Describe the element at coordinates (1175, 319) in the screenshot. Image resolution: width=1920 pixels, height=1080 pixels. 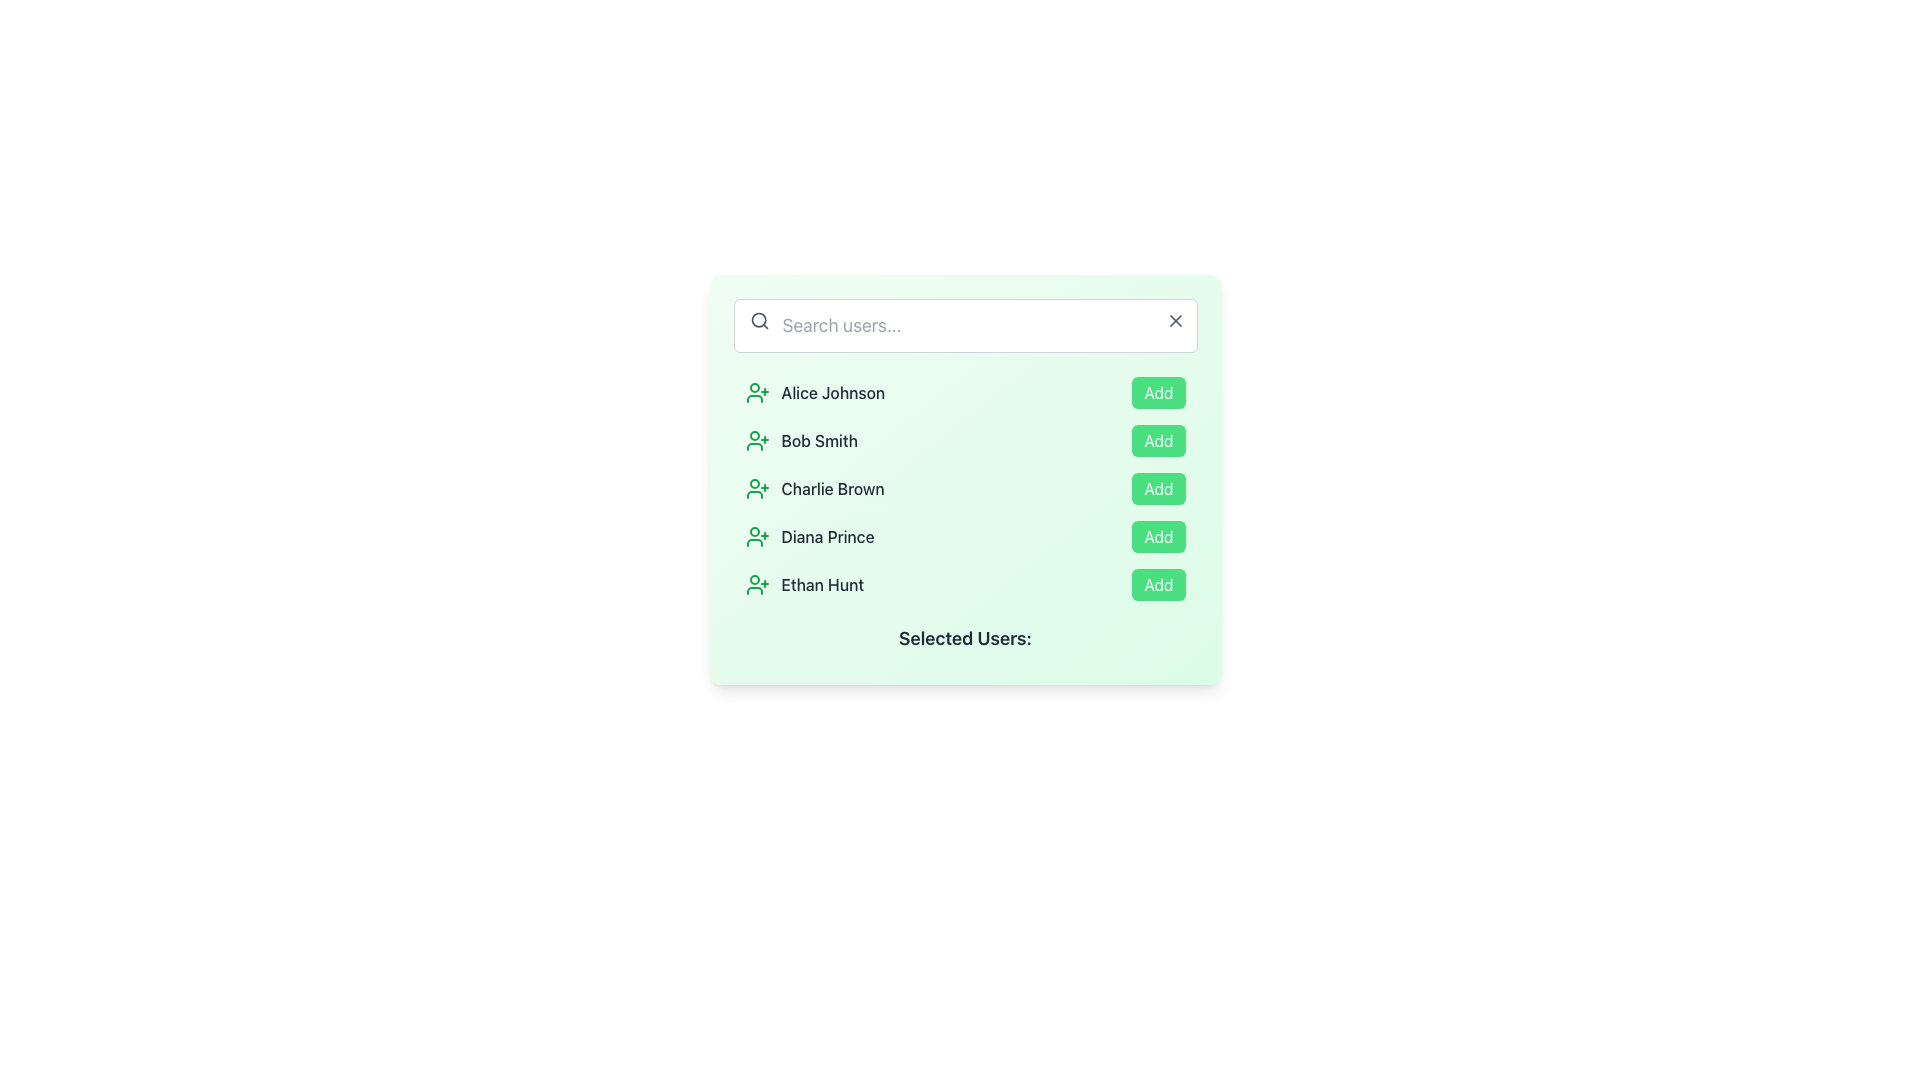
I see `the gray 'X' icon located at the top-right corner of the search input field` at that location.